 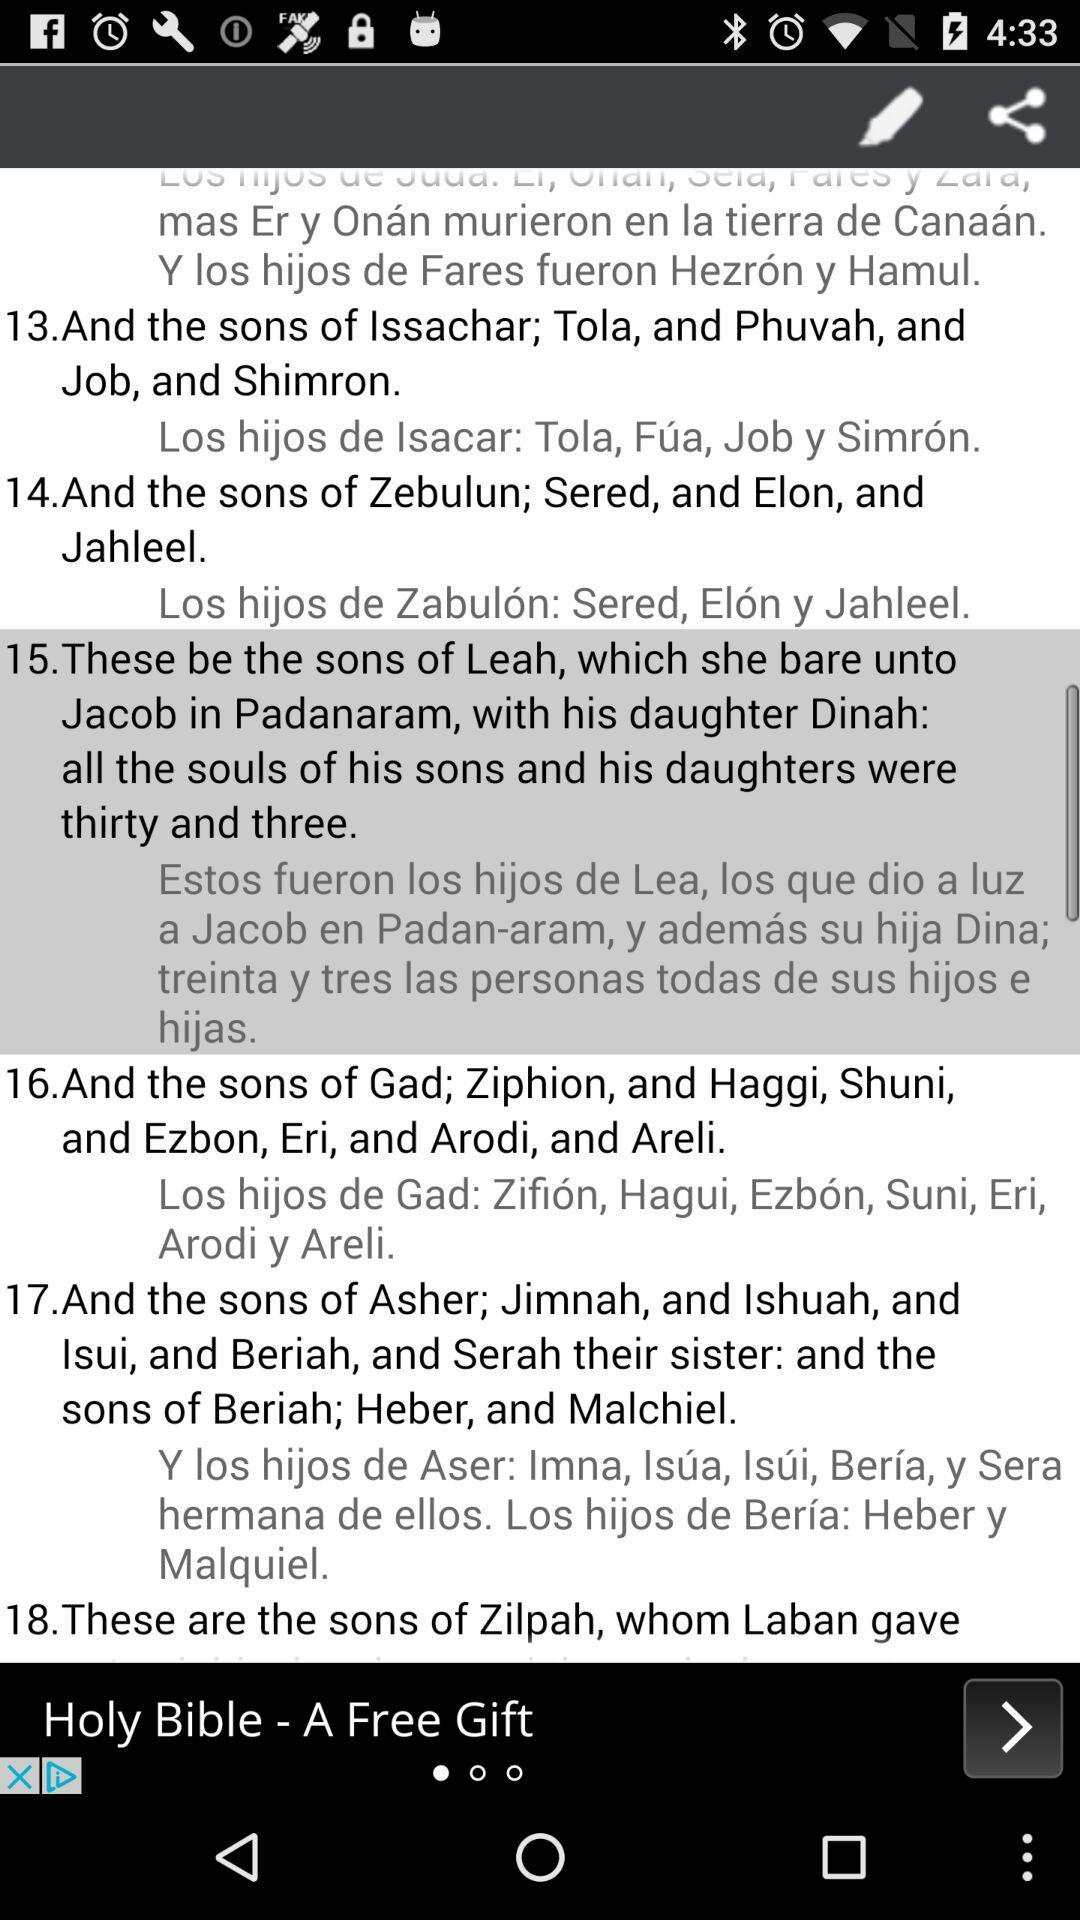 I want to click on the edit icon, so click(x=890, y=122).